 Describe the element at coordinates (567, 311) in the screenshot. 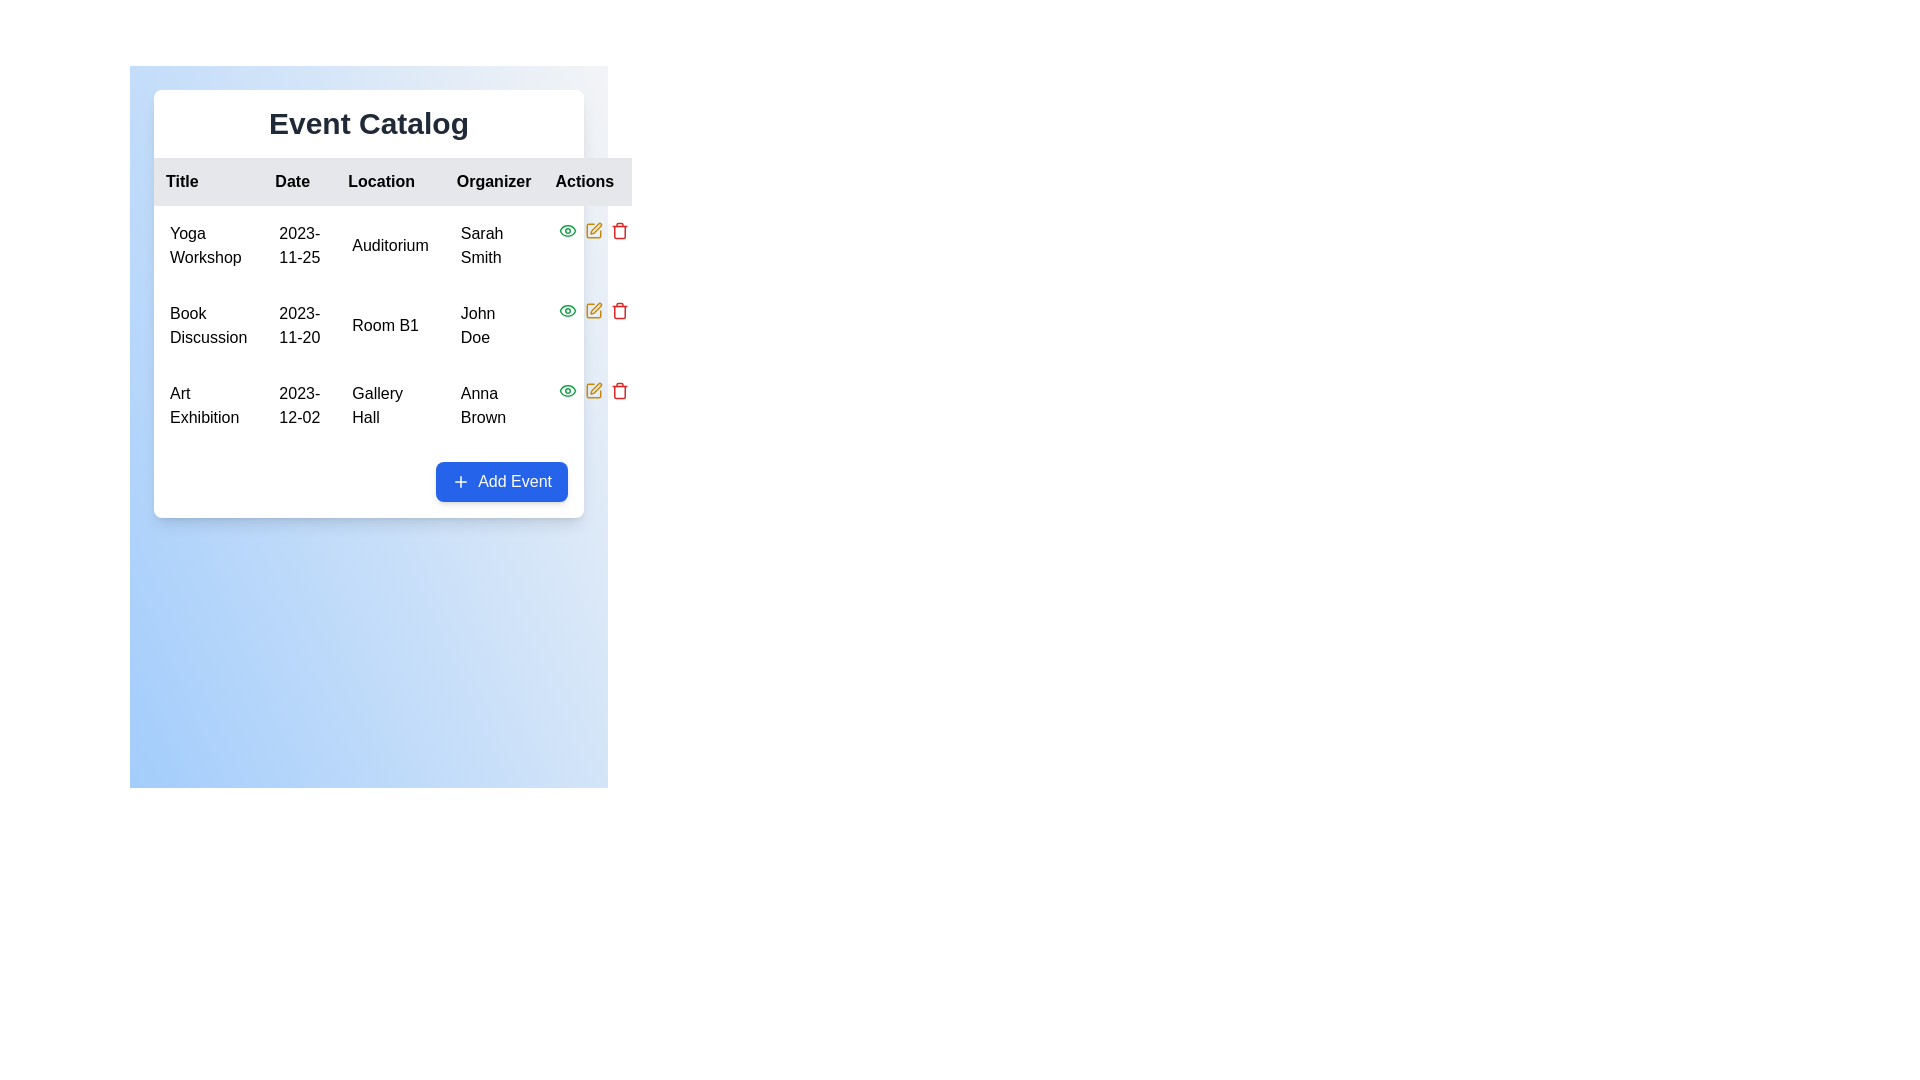

I see `the green eye icon button located in the 'Actions' column of the second row in the event table` at that location.